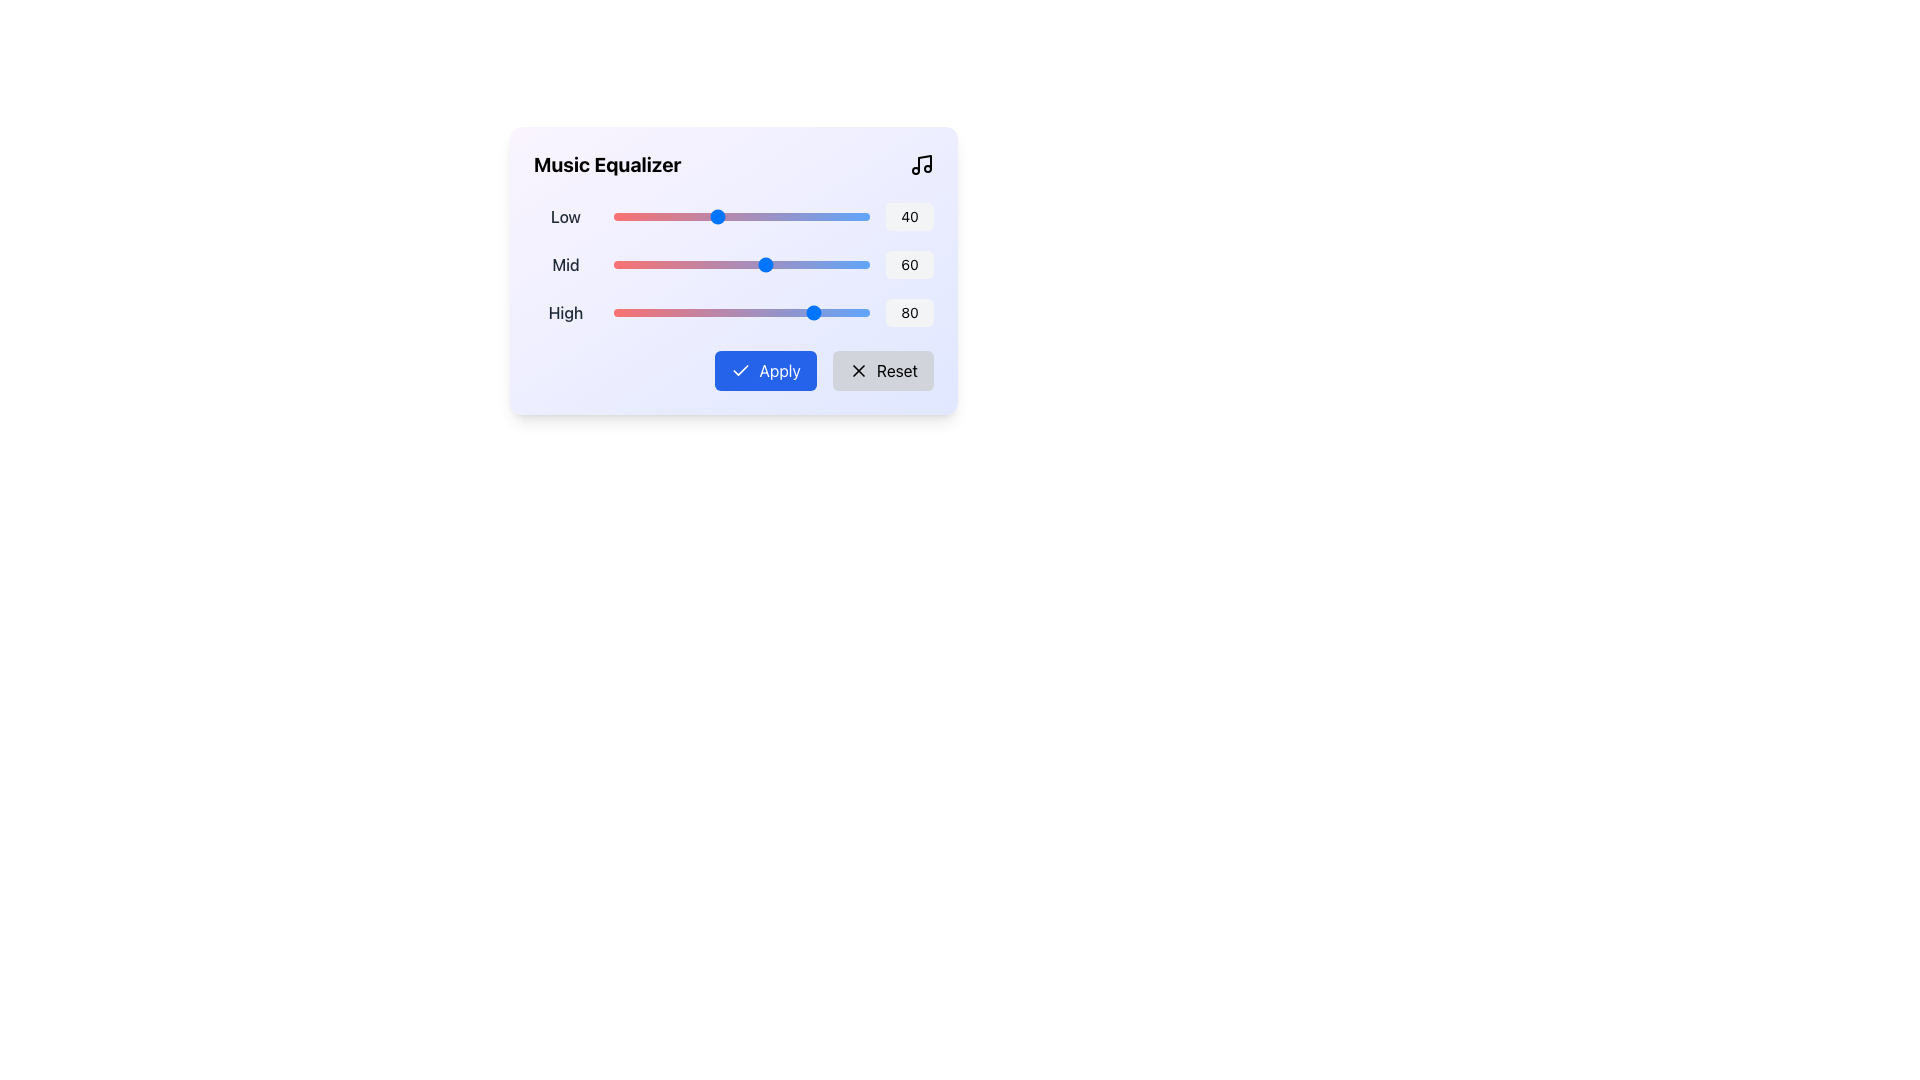  I want to click on the 'High' audio frequency, so click(738, 312).